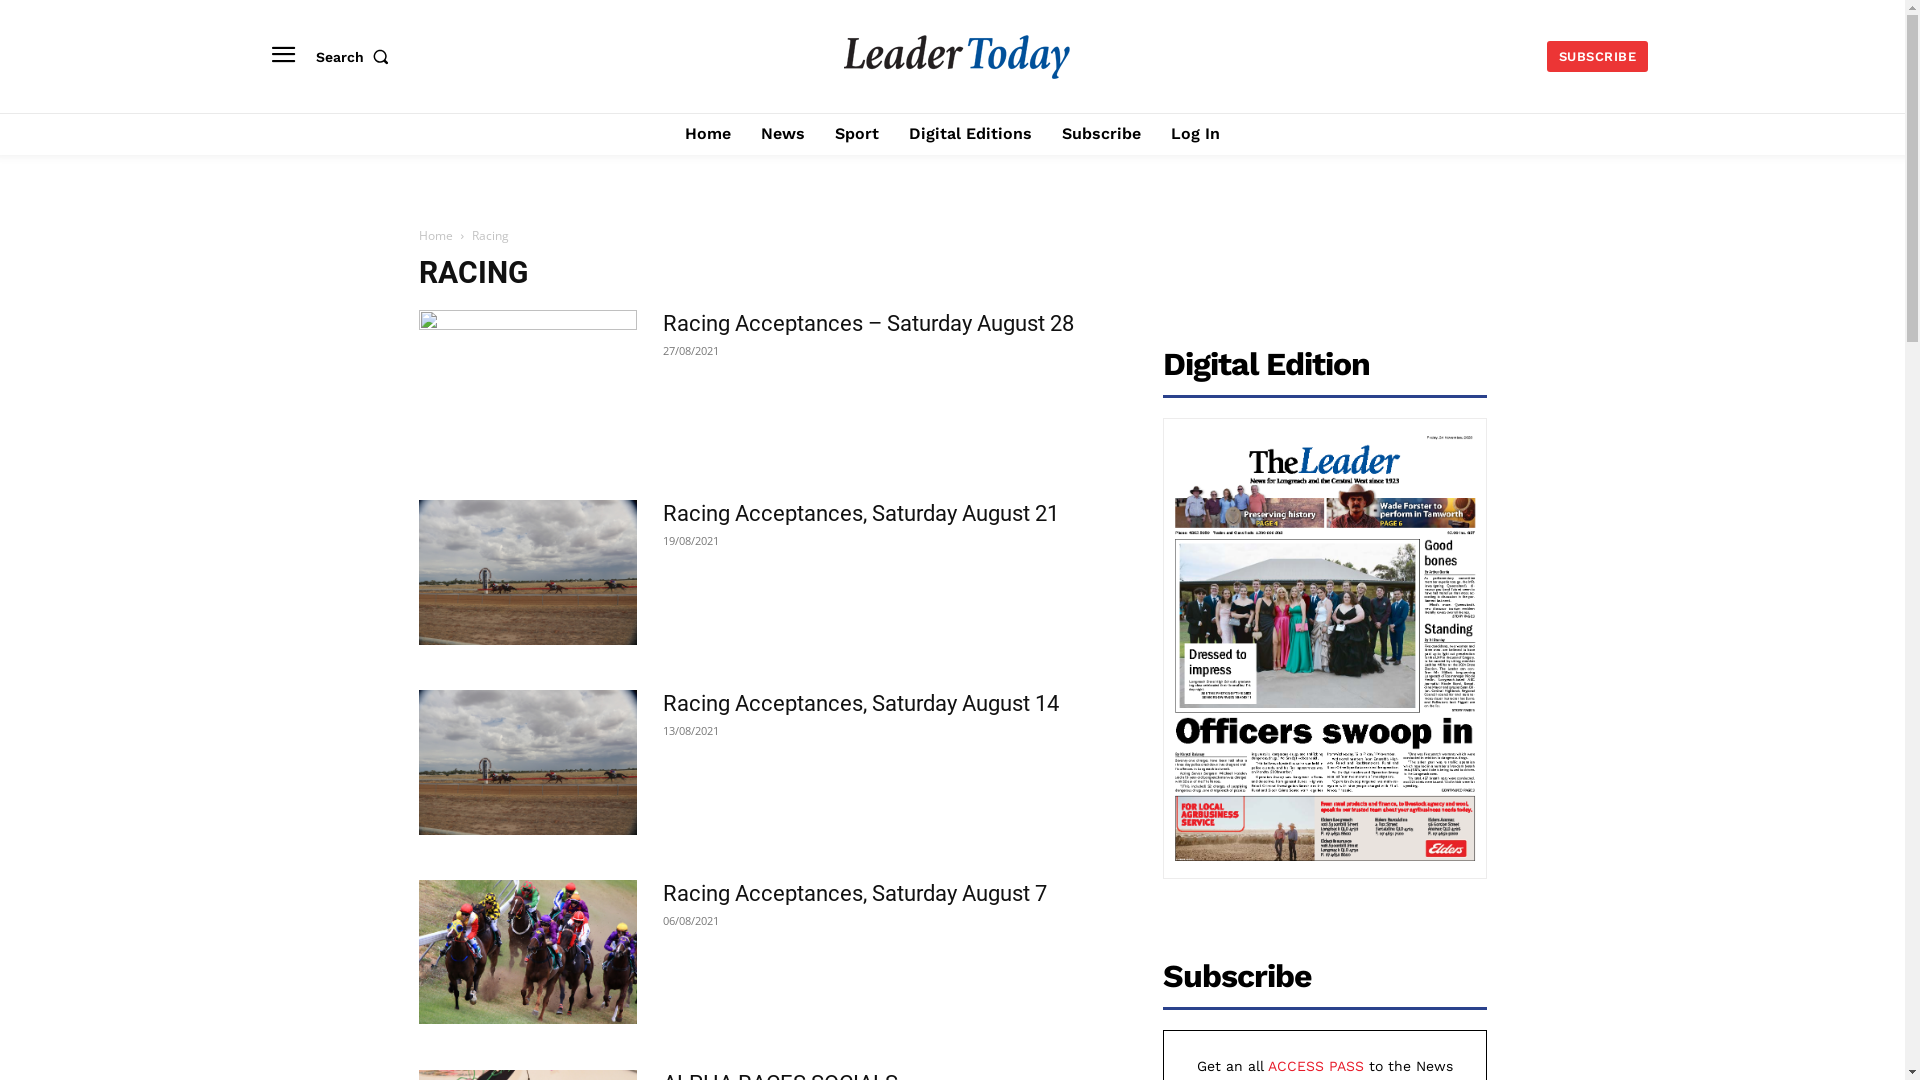 The width and height of the screenshot is (1920, 1080). I want to click on 'Racing Acceptances, Saturday August 14', so click(527, 762).